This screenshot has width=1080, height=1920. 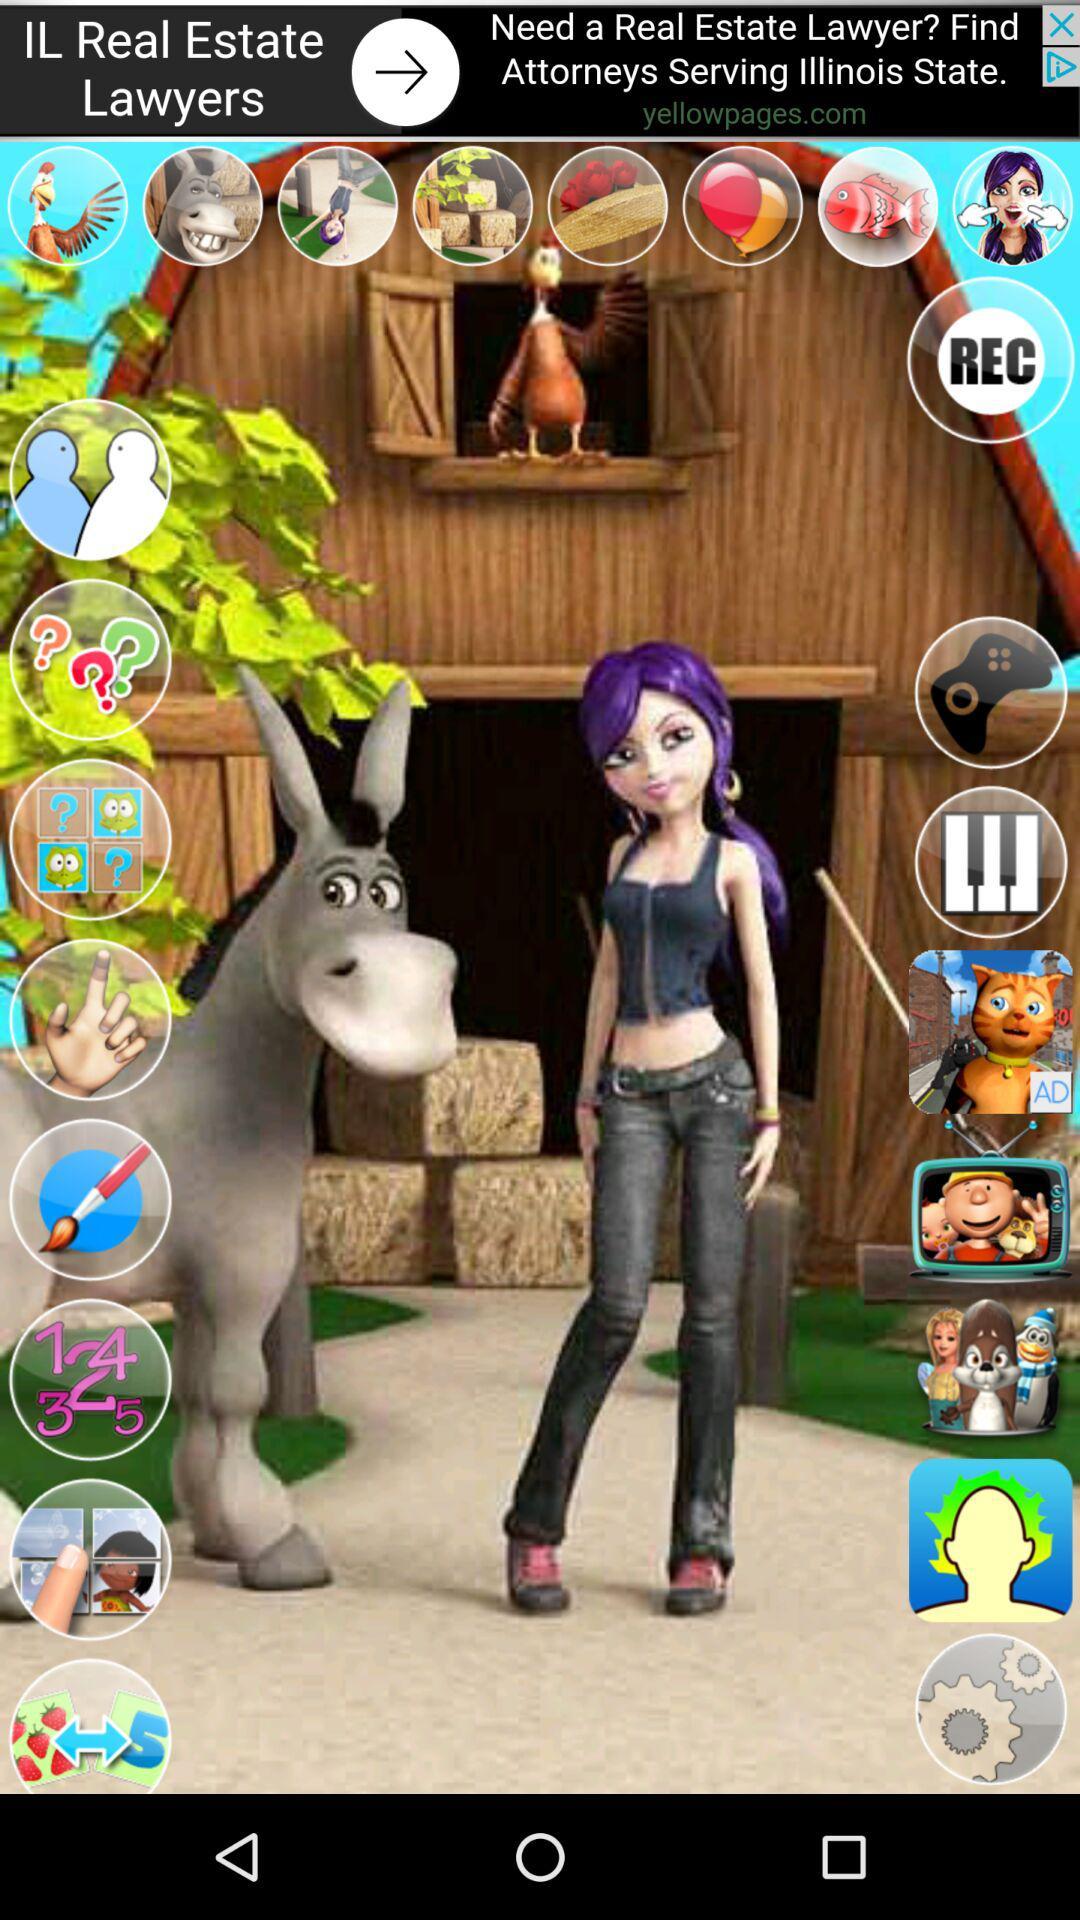 I want to click on the settings icon, so click(x=990, y=1829).